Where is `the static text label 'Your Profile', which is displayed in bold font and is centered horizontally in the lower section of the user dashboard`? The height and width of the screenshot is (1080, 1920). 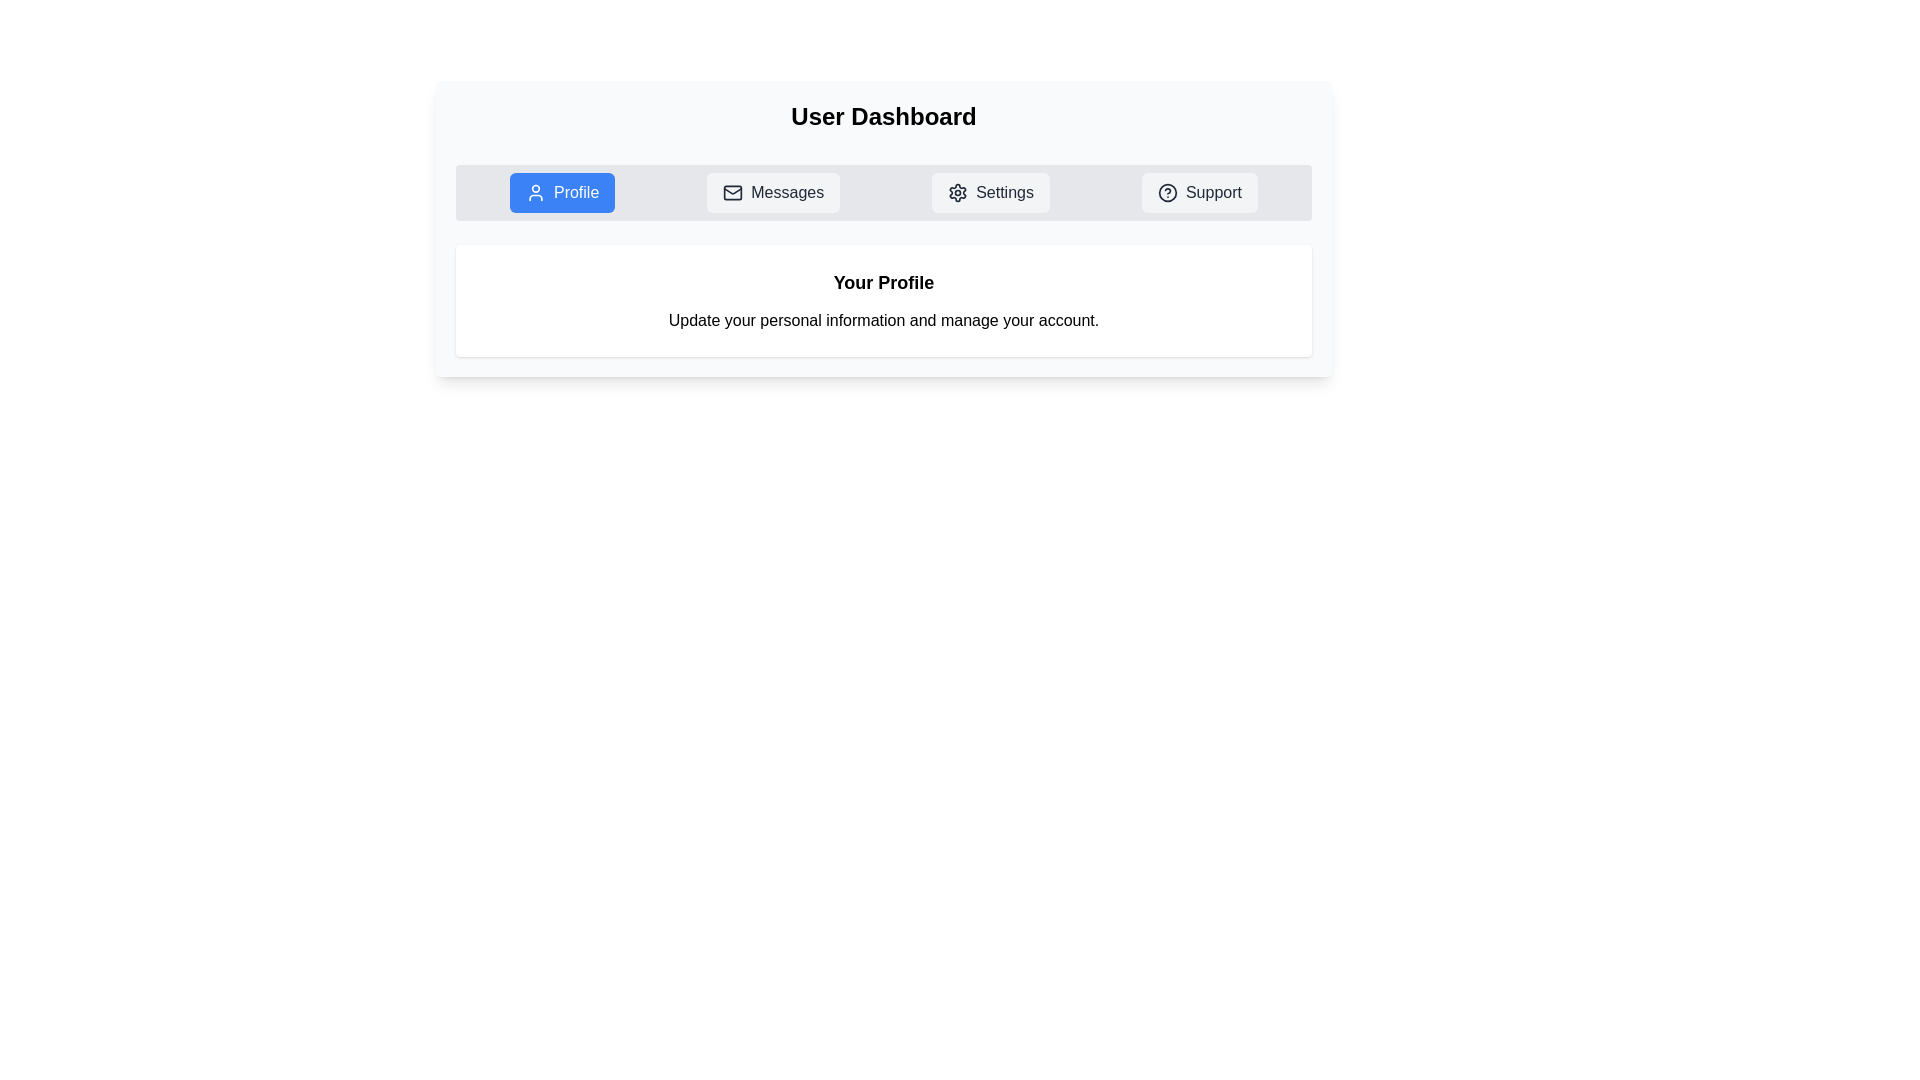
the static text label 'Your Profile', which is displayed in bold font and is centered horizontally in the lower section of the user dashboard is located at coordinates (882, 282).